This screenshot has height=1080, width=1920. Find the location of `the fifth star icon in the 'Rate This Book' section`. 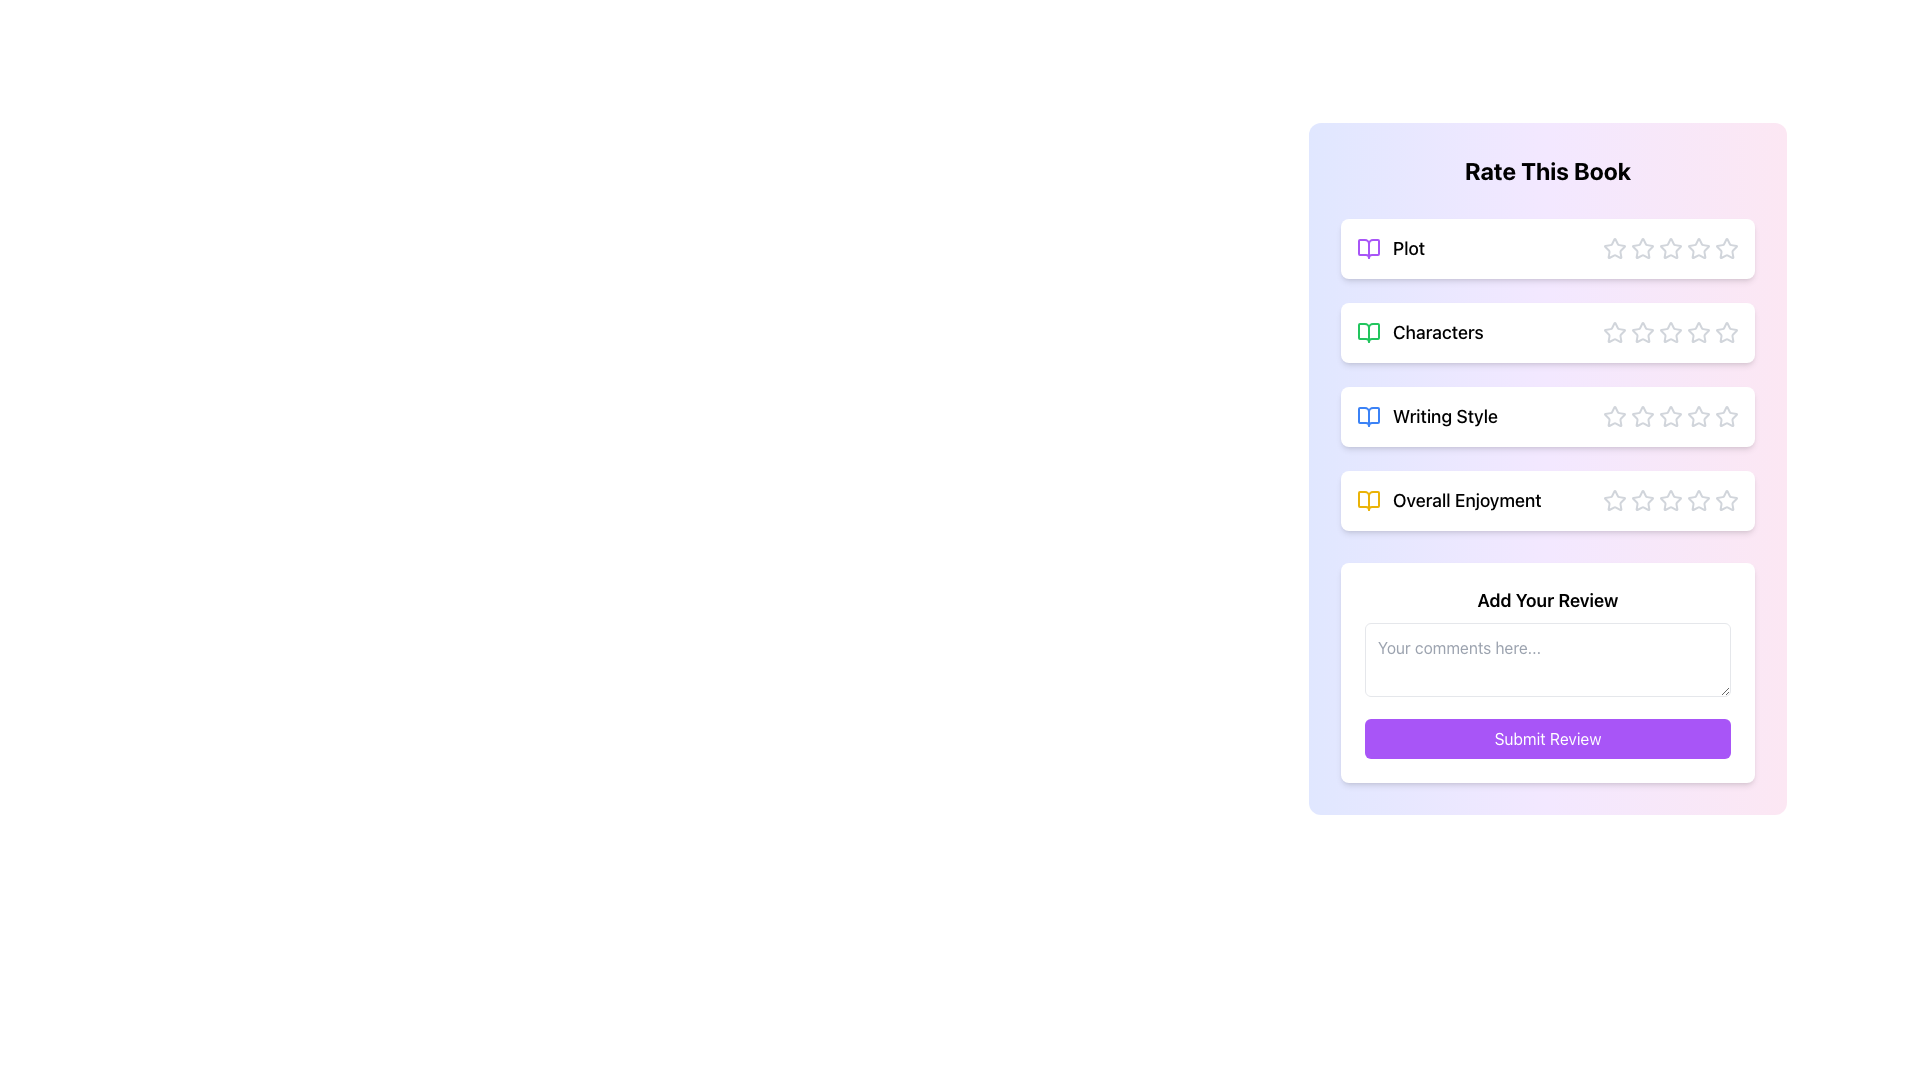

the fifth star icon in the 'Rate This Book' section is located at coordinates (1726, 331).